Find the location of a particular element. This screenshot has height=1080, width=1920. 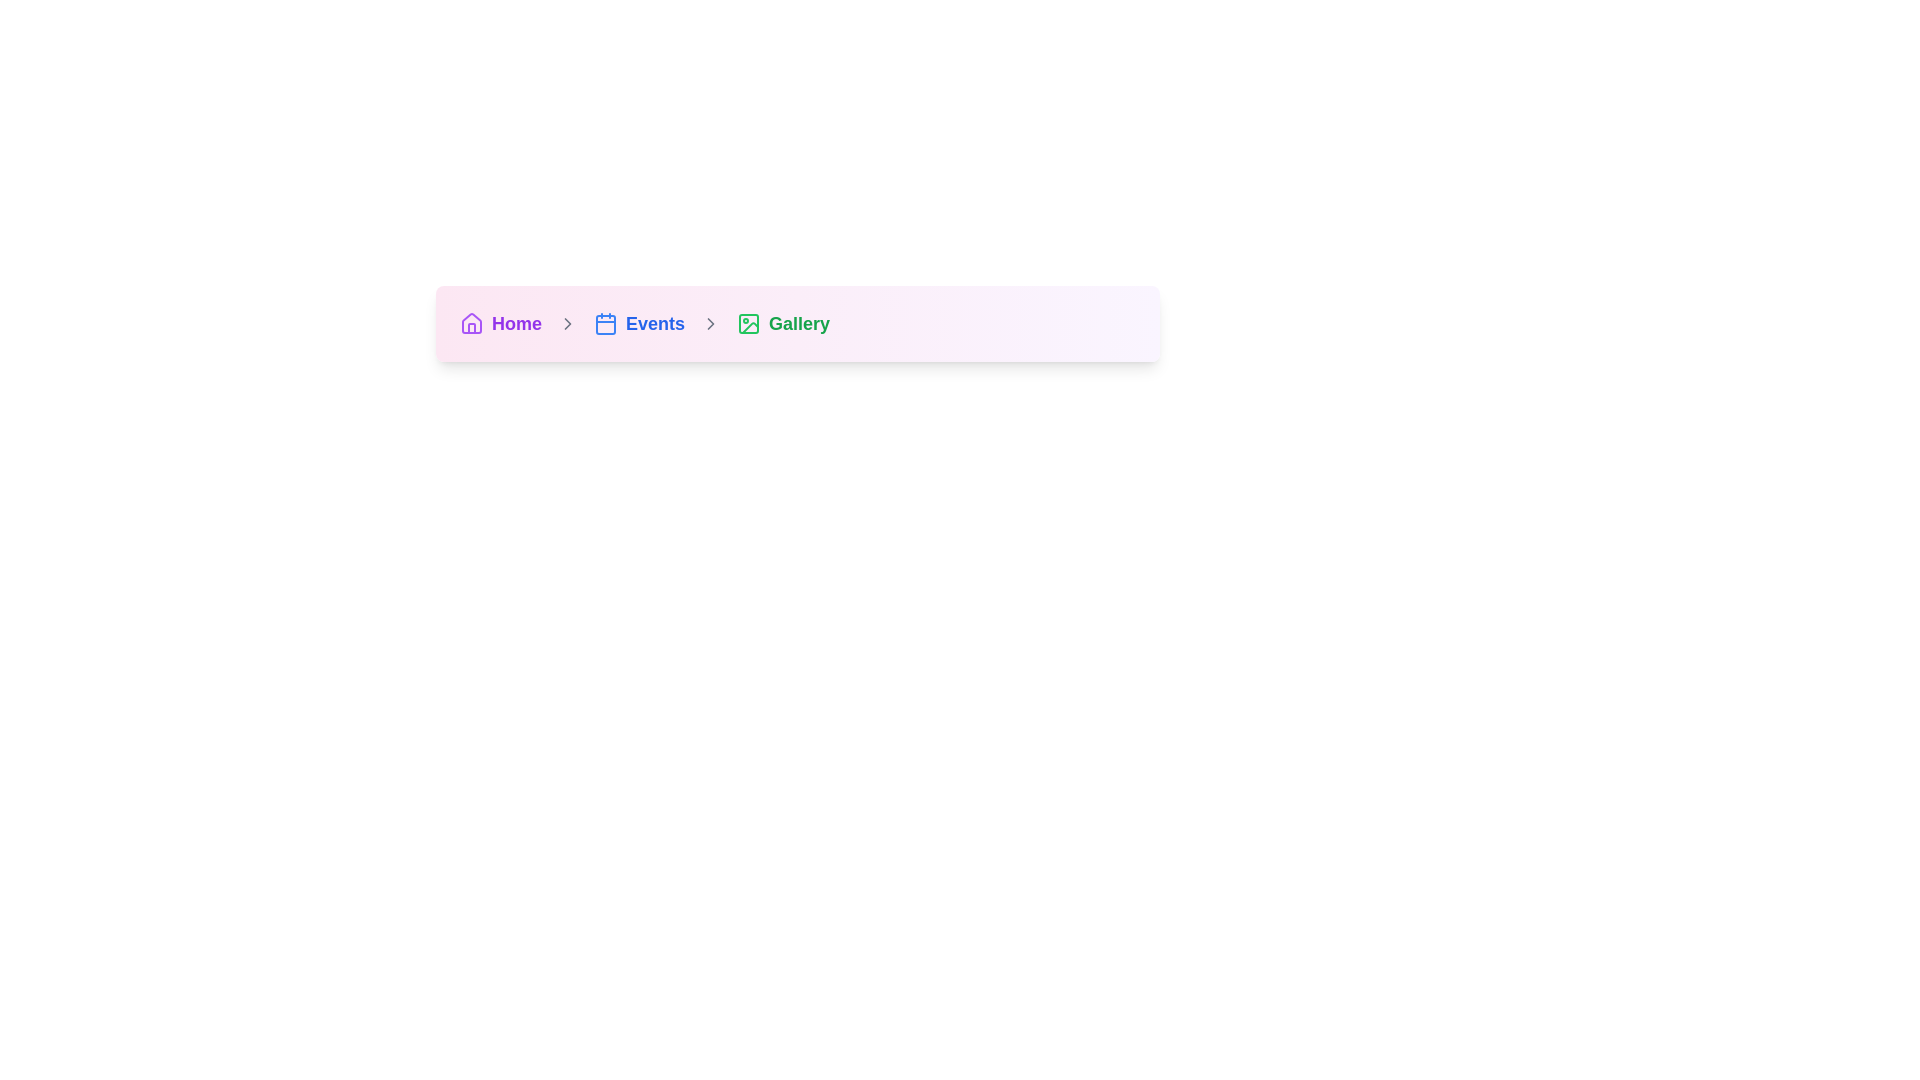

the house-shaped icon which is the leftmost breadcrumb navigation button in the horizontal breadcrumb bar is located at coordinates (470, 322).